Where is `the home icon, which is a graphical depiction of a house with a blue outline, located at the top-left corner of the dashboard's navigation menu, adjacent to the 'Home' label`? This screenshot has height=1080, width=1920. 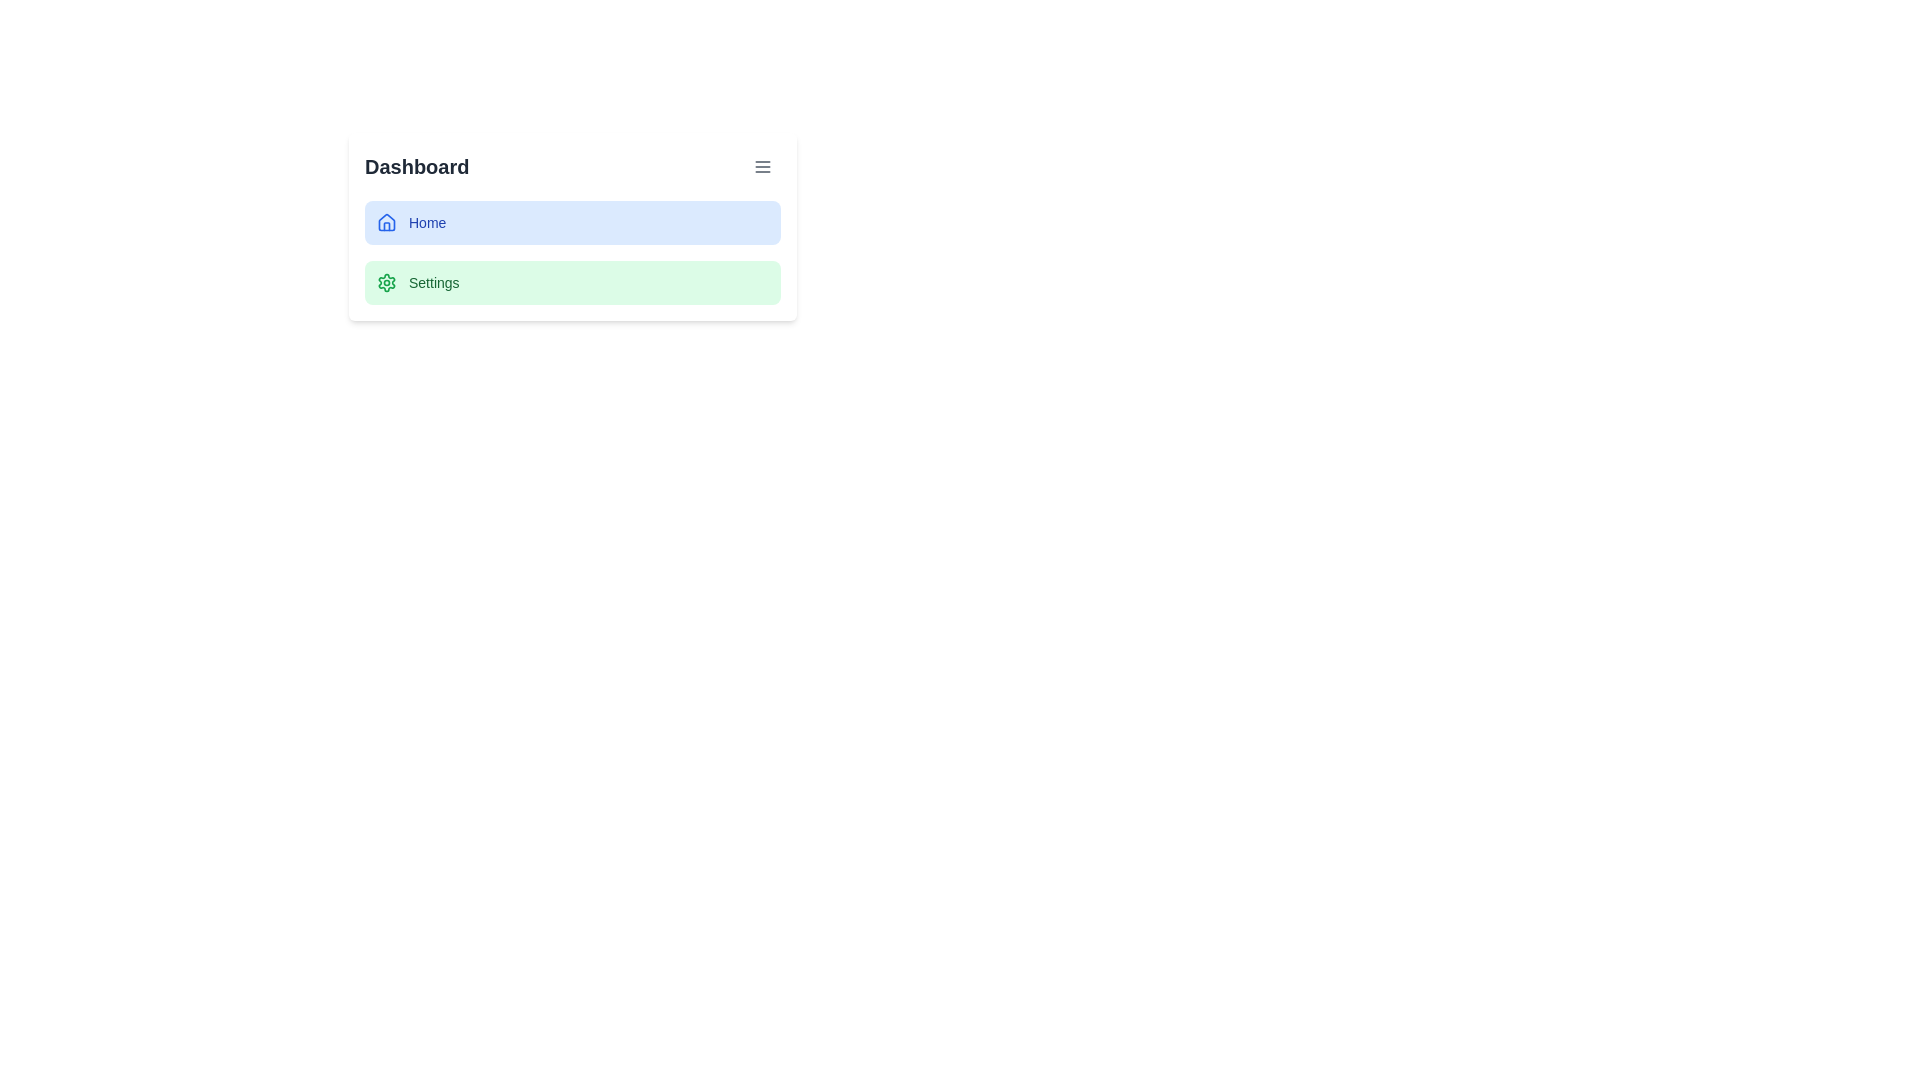
the home icon, which is a graphical depiction of a house with a blue outline, located at the top-left corner of the dashboard's navigation menu, adjacent to the 'Home' label is located at coordinates (387, 222).